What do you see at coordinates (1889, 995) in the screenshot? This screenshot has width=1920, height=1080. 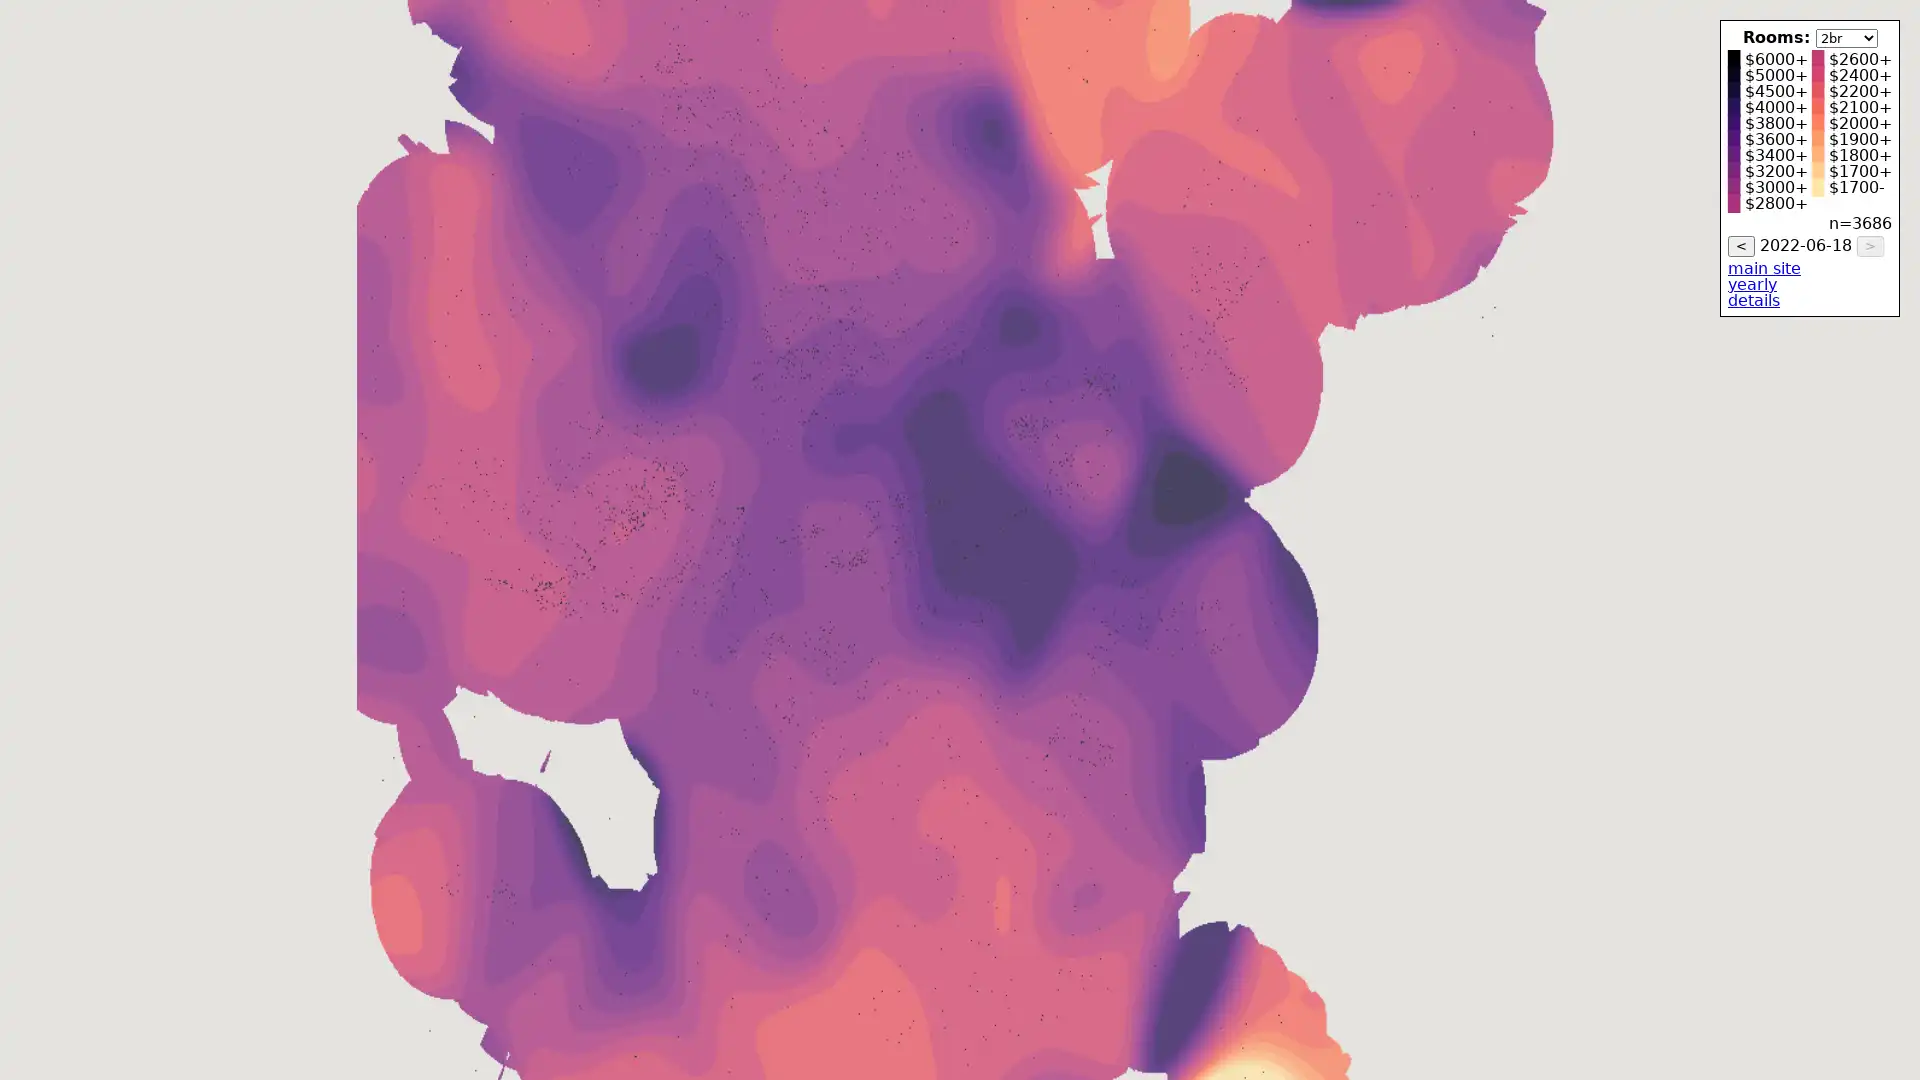 I see `Zoom in` at bounding box center [1889, 995].